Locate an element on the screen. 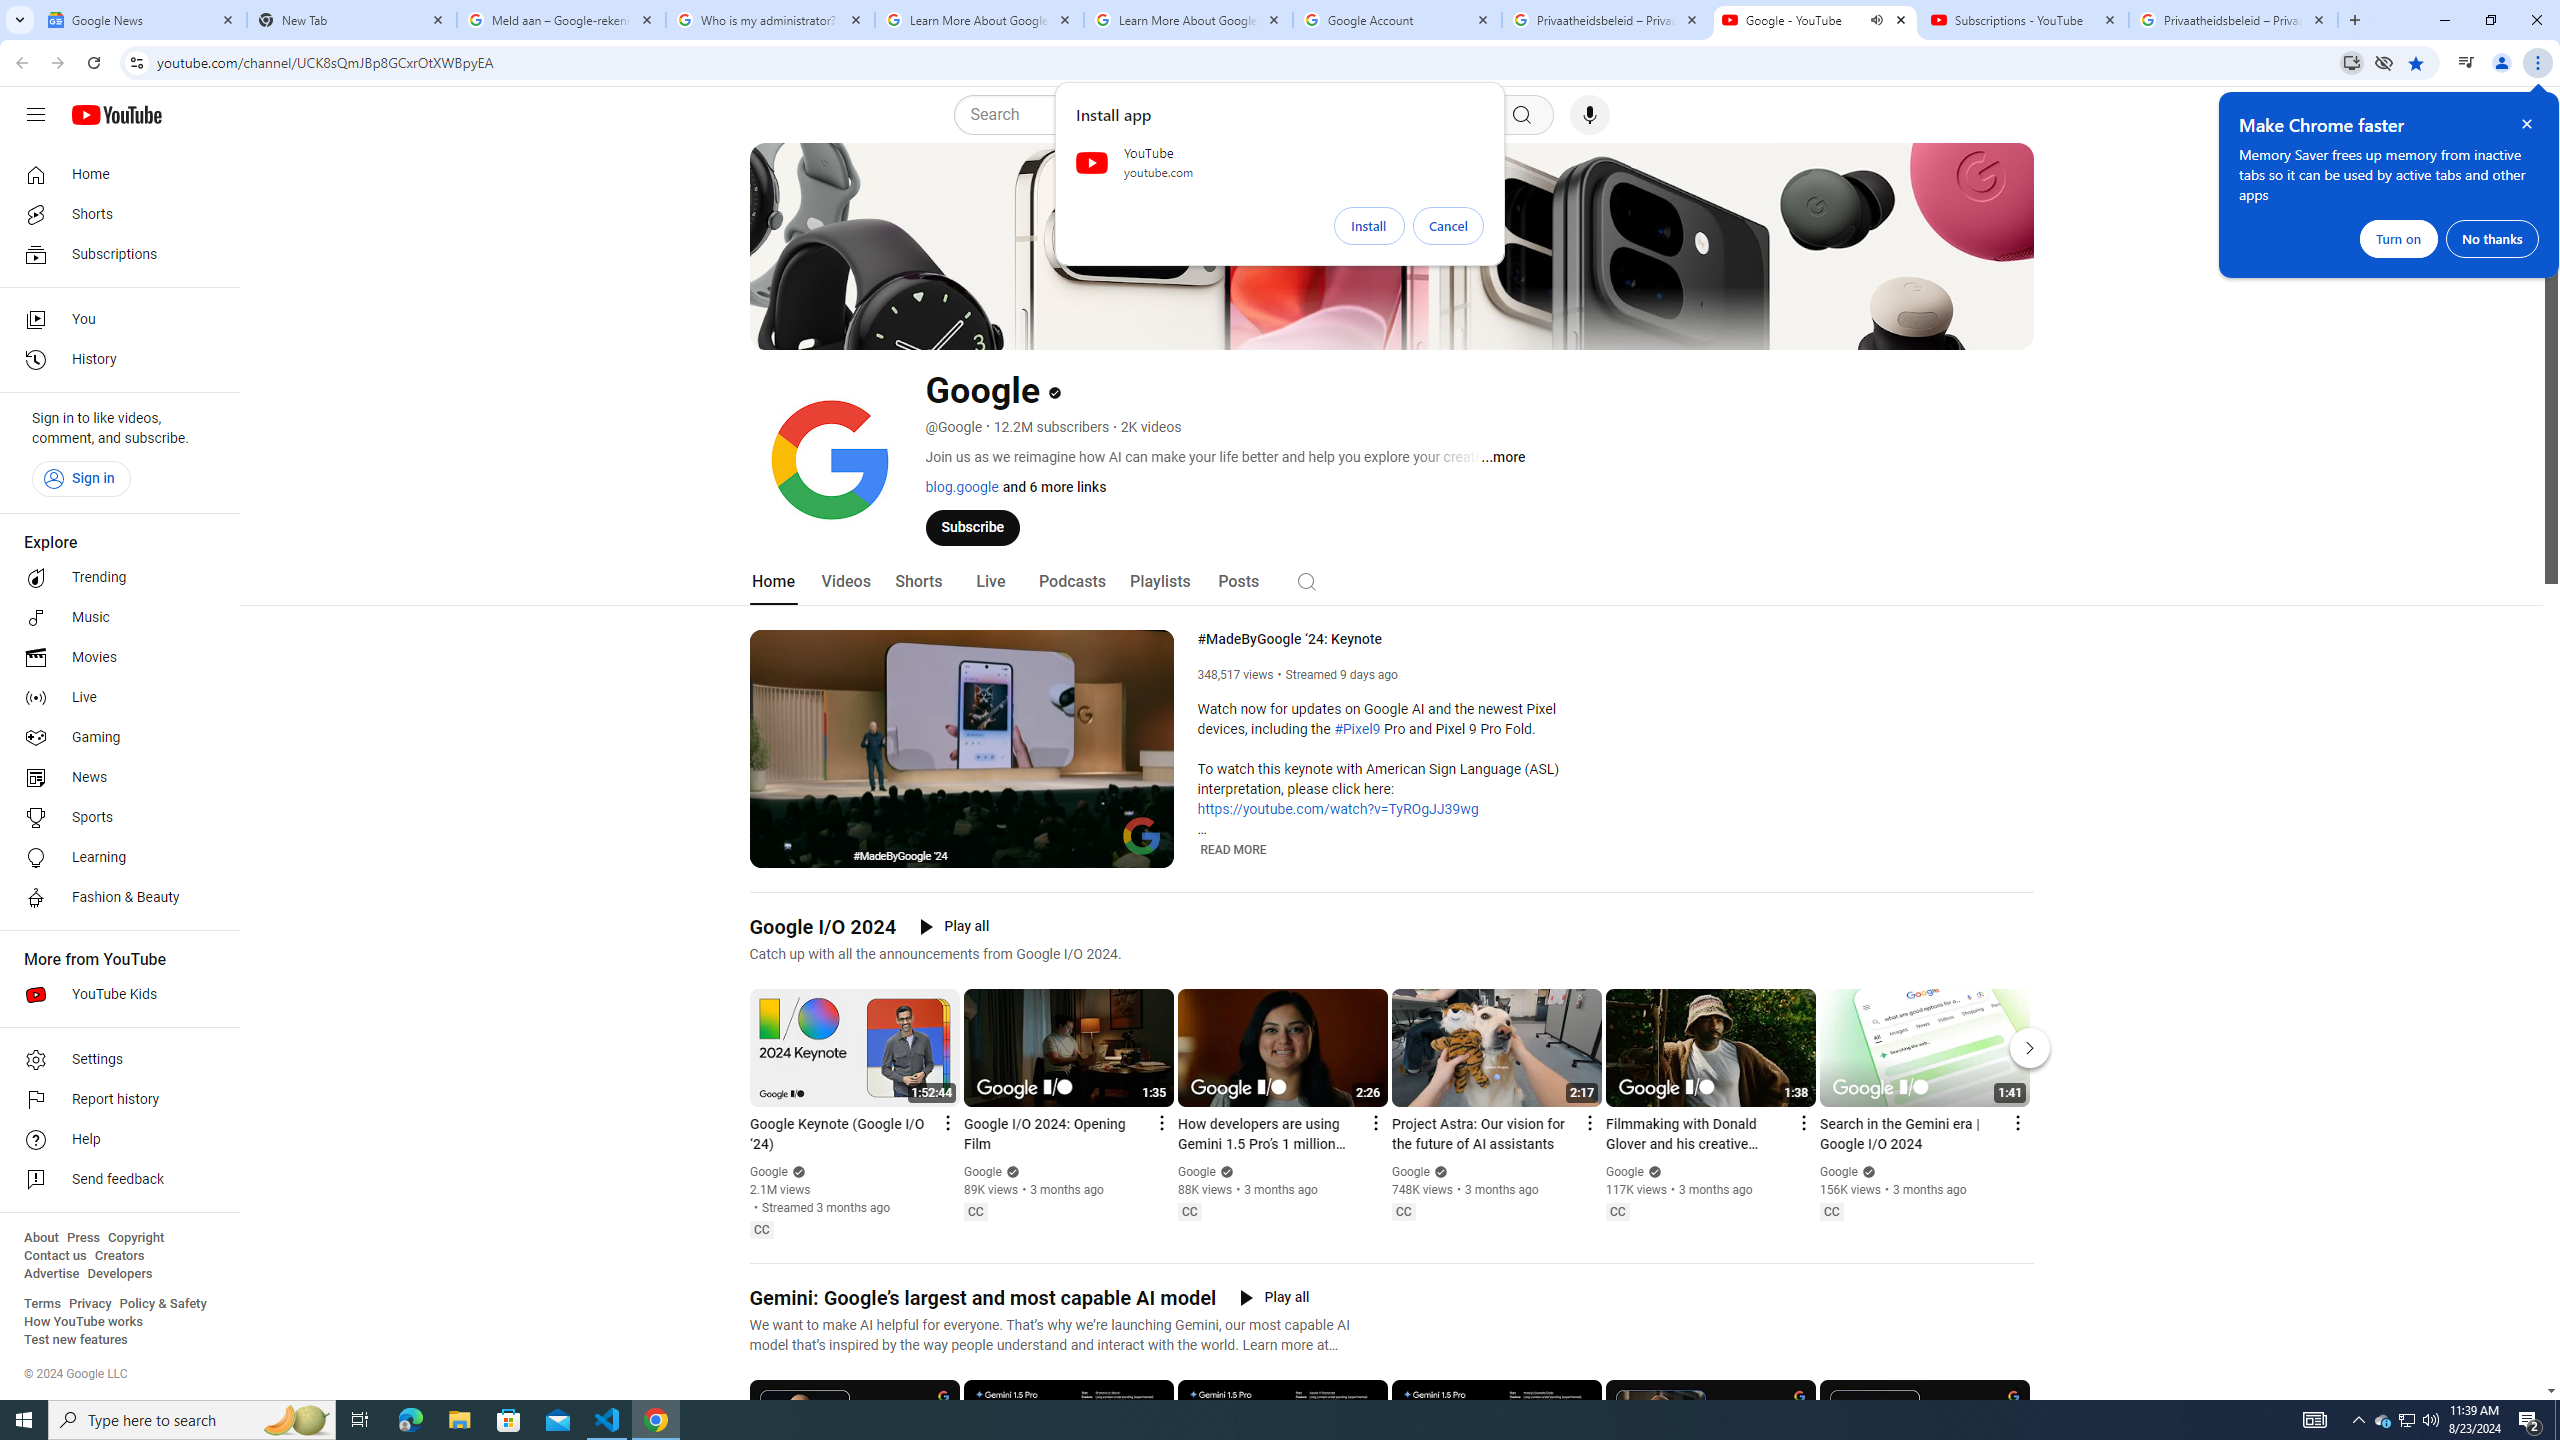 This screenshot has width=2560, height=1440. 'Closed captions' is located at coordinates (1830, 1210).